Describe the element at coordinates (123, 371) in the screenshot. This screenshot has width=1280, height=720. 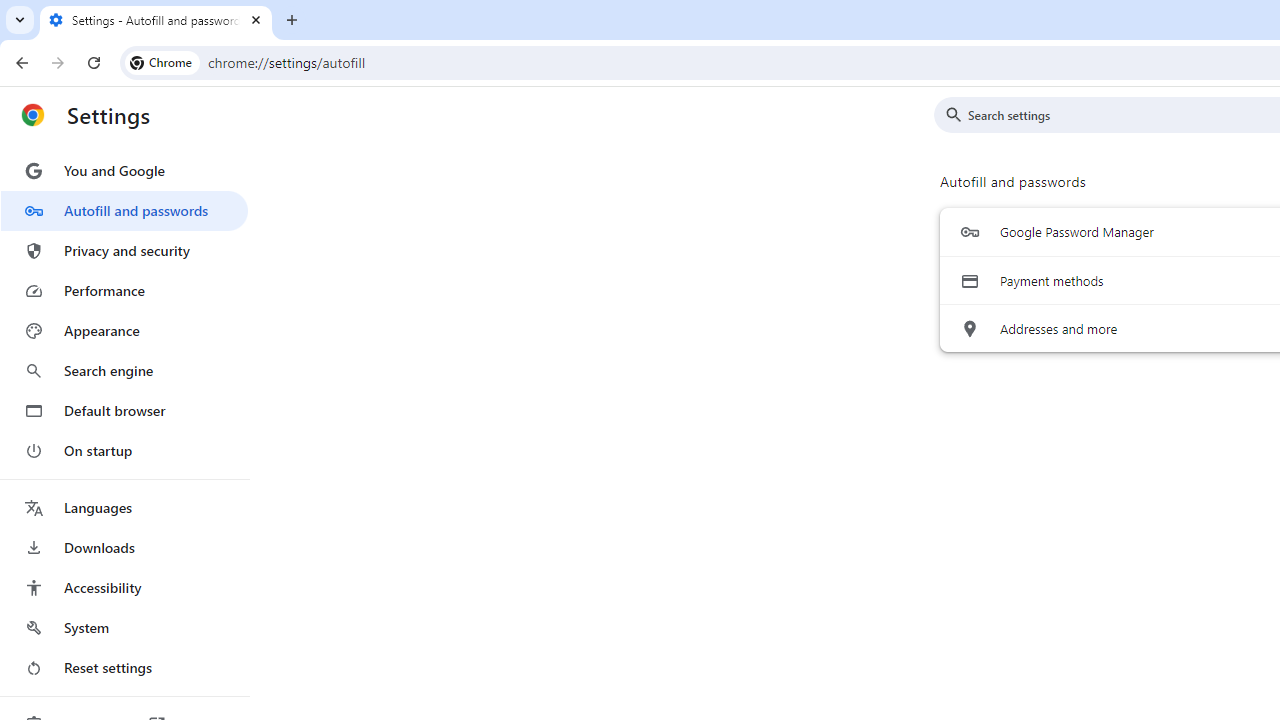
I see `'Search engine'` at that location.